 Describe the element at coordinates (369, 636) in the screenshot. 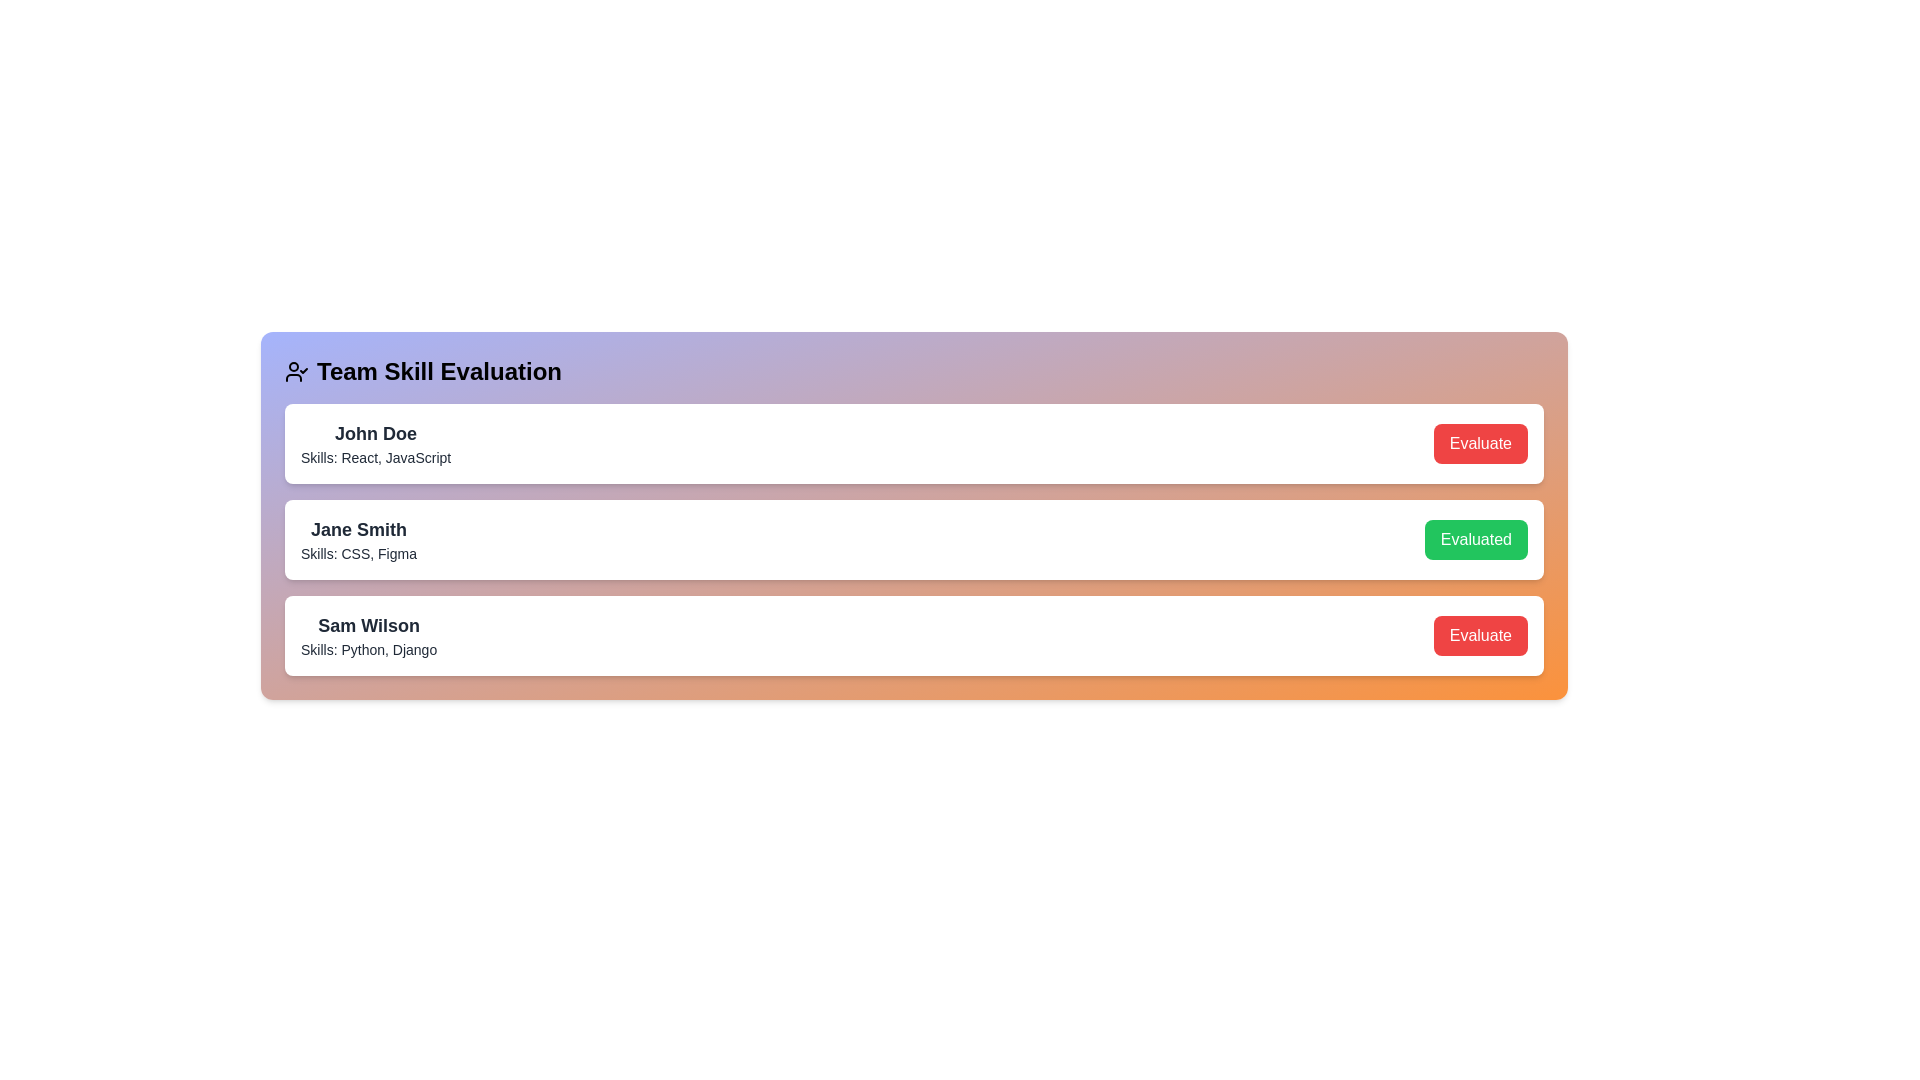

I see `the text display showing 'Sam Wilson' with the subtitle 'Skills: Python, Django' to focus this element` at that location.